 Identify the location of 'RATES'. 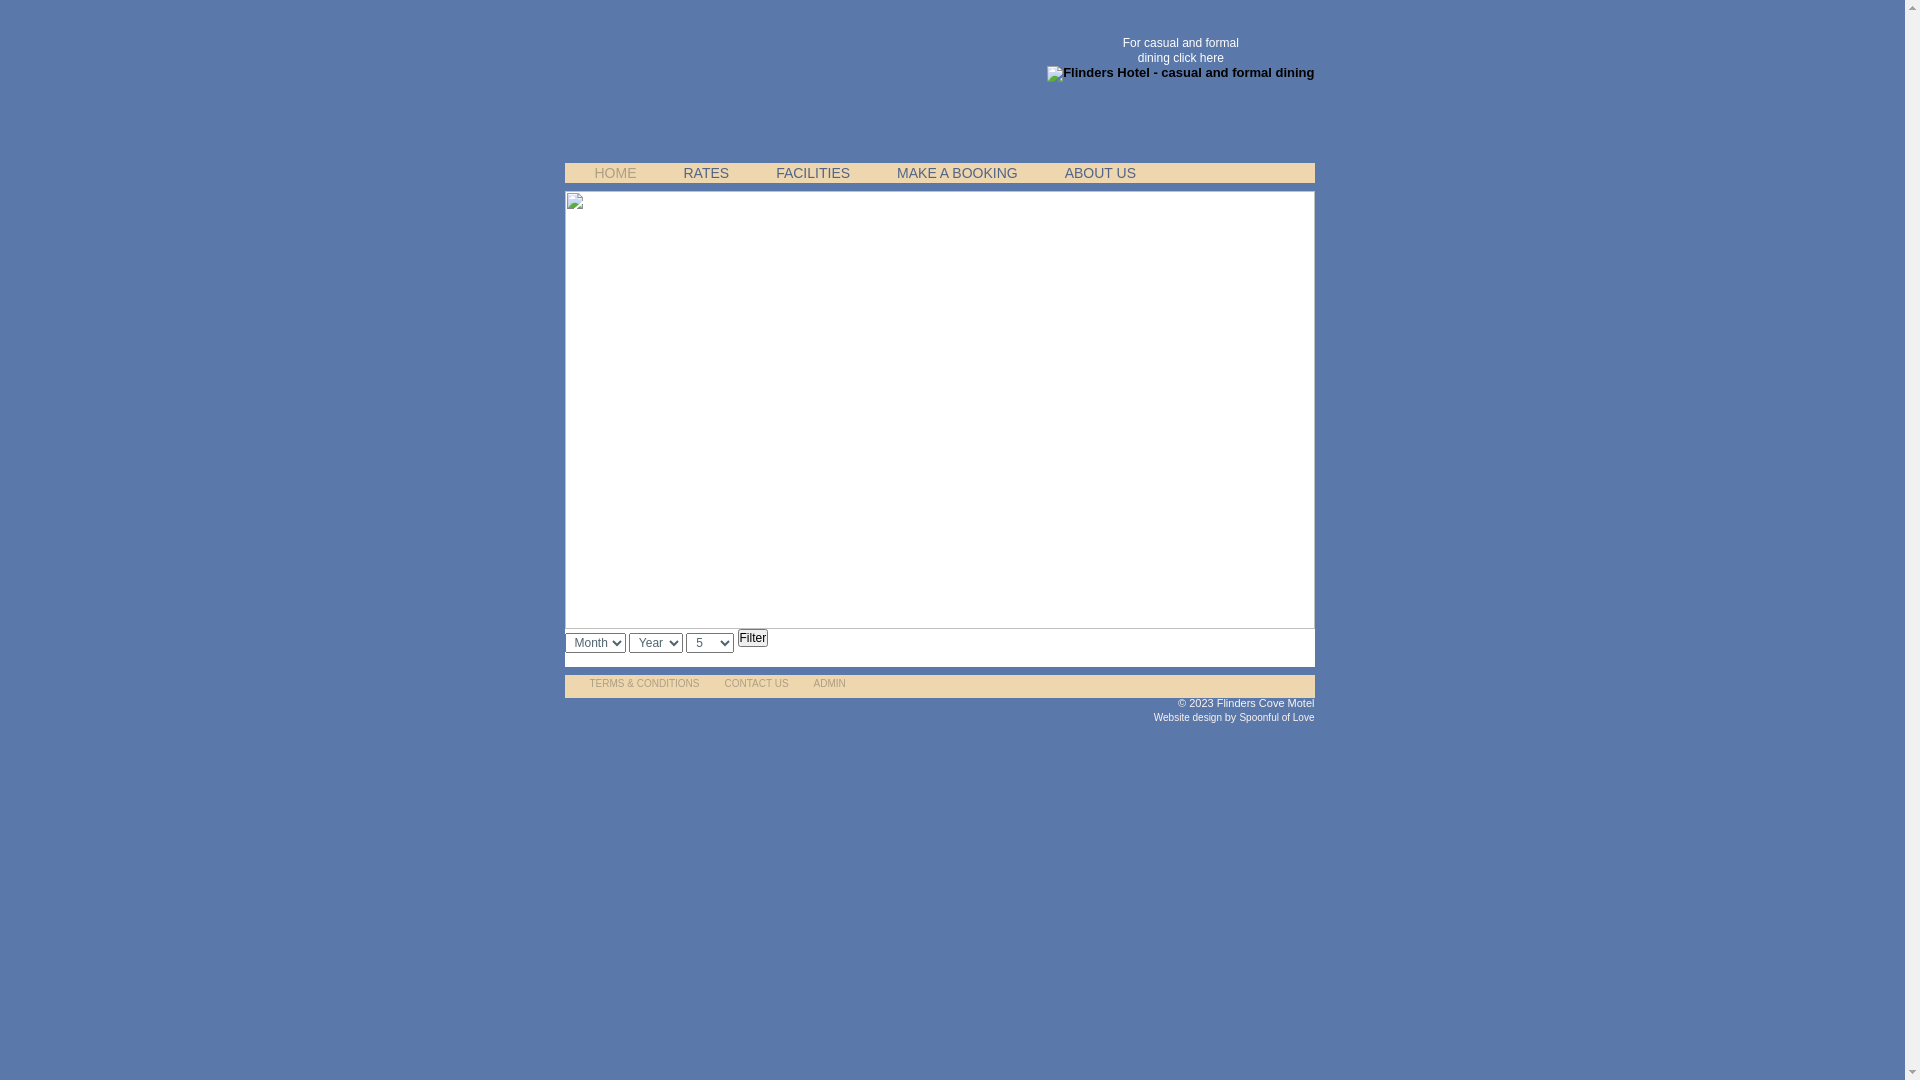
(699, 172).